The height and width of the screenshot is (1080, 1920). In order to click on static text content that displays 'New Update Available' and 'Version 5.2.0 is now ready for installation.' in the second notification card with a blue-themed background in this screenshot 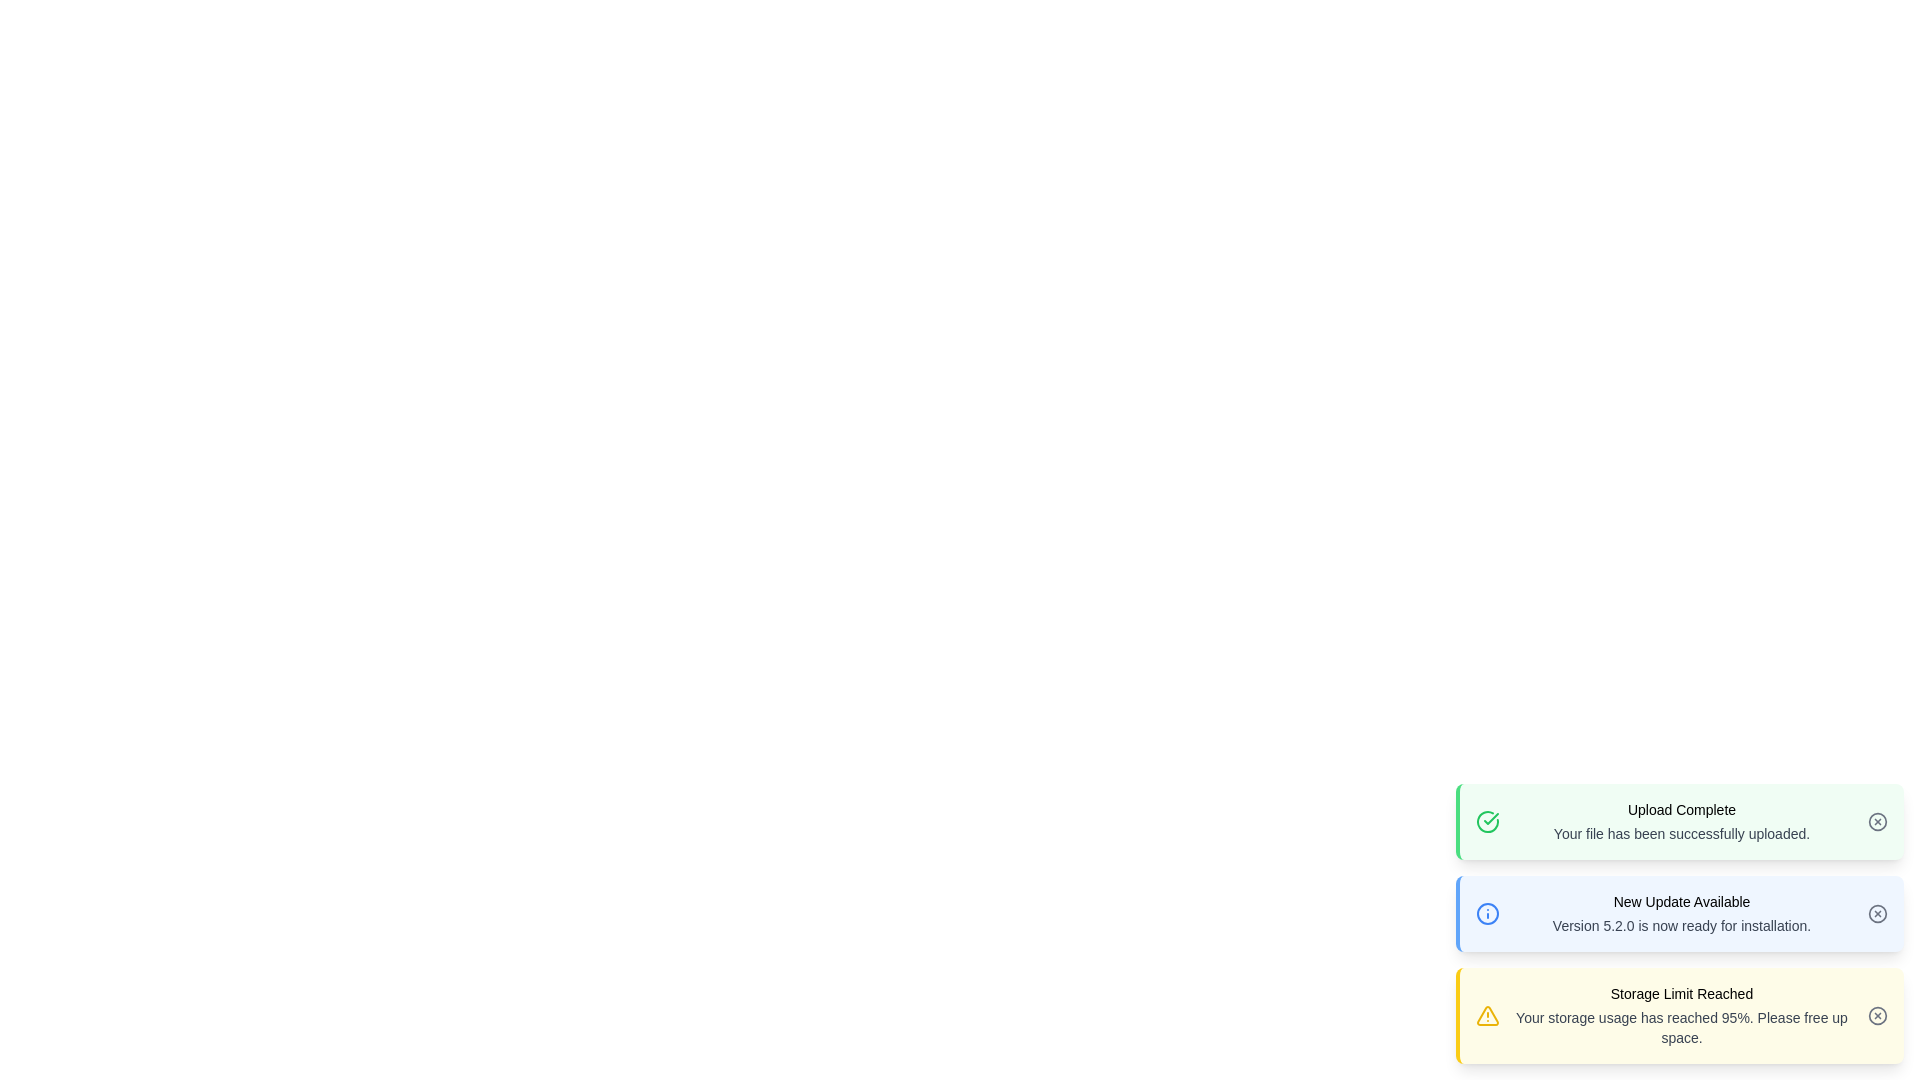, I will do `click(1680, 914)`.